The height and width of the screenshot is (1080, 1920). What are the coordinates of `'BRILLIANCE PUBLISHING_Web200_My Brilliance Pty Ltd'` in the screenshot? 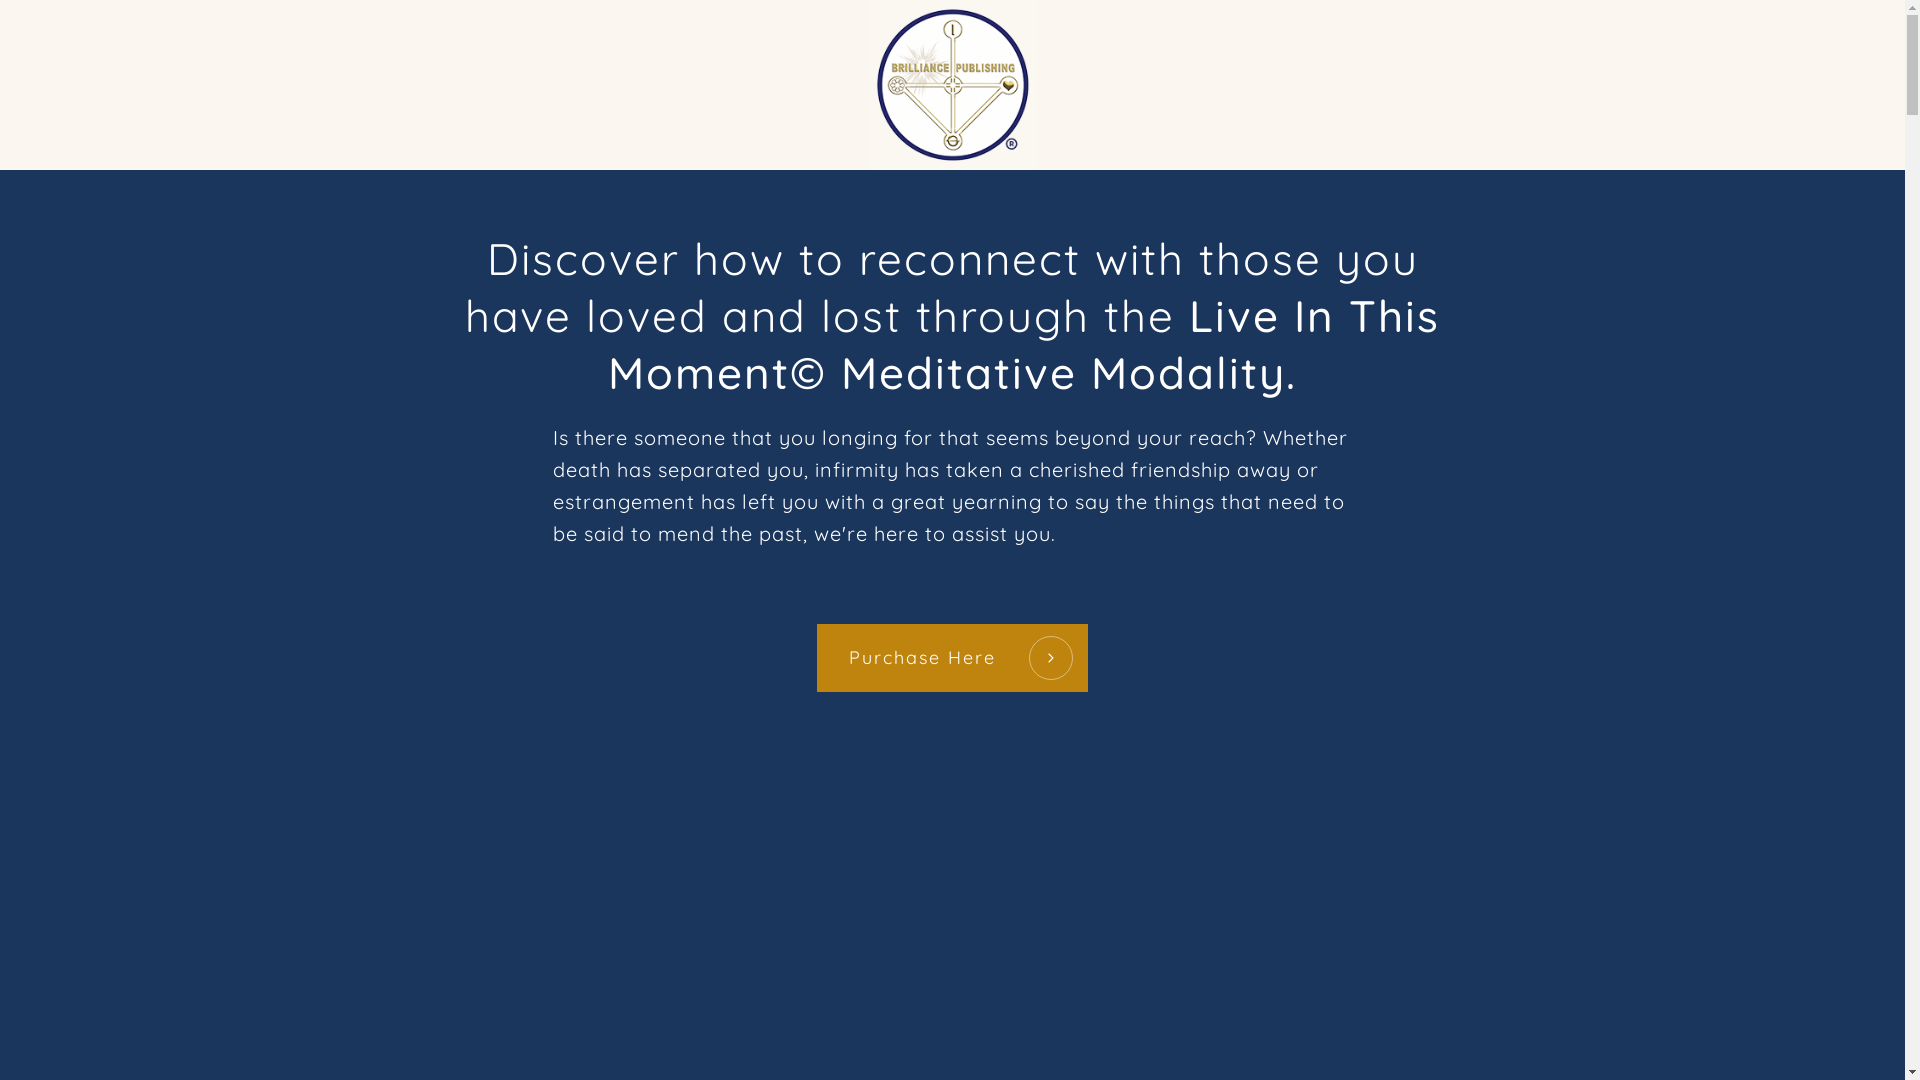 It's located at (952, 83).